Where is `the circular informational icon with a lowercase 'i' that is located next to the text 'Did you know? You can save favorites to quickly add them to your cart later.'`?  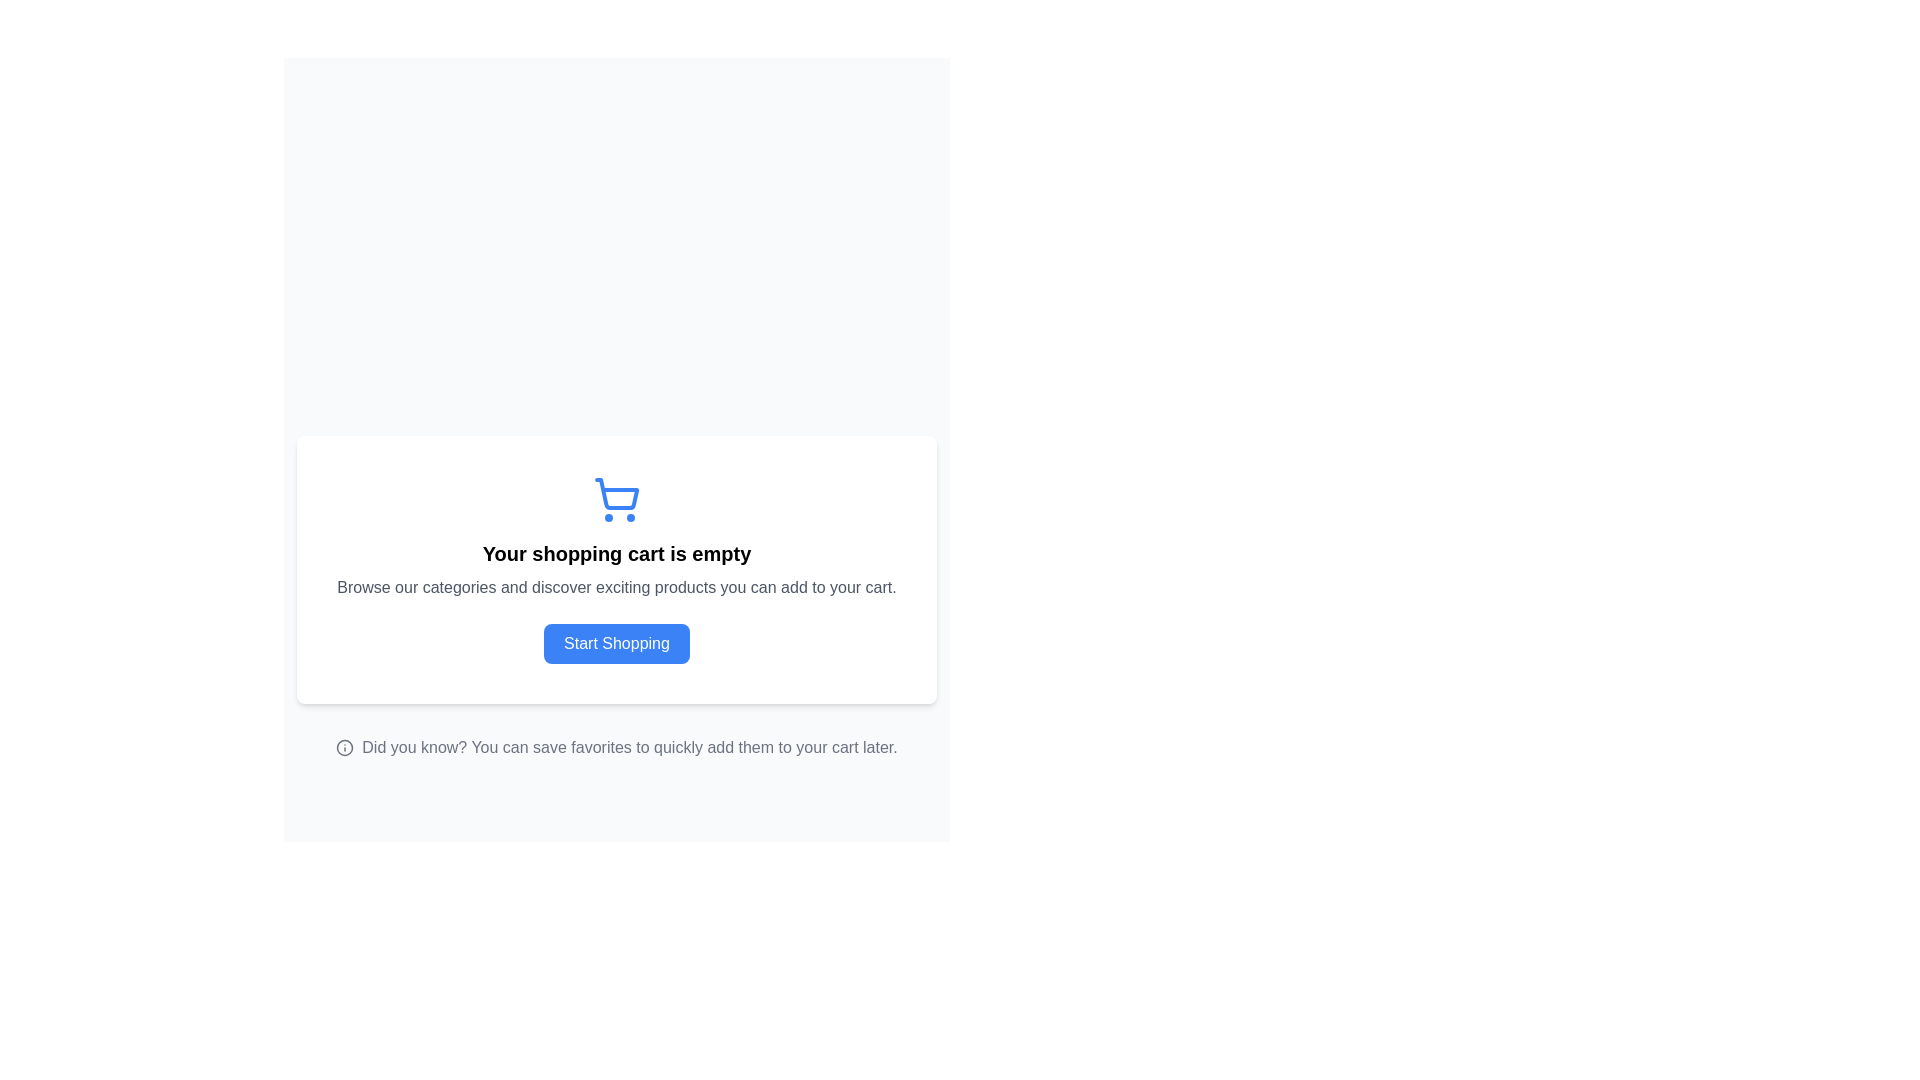
the circular informational icon with a lowercase 'i' that is located next to the text 'Did you know? You can save favorites to quickly add them to your cart later.' is located at coordinates (345, 748).